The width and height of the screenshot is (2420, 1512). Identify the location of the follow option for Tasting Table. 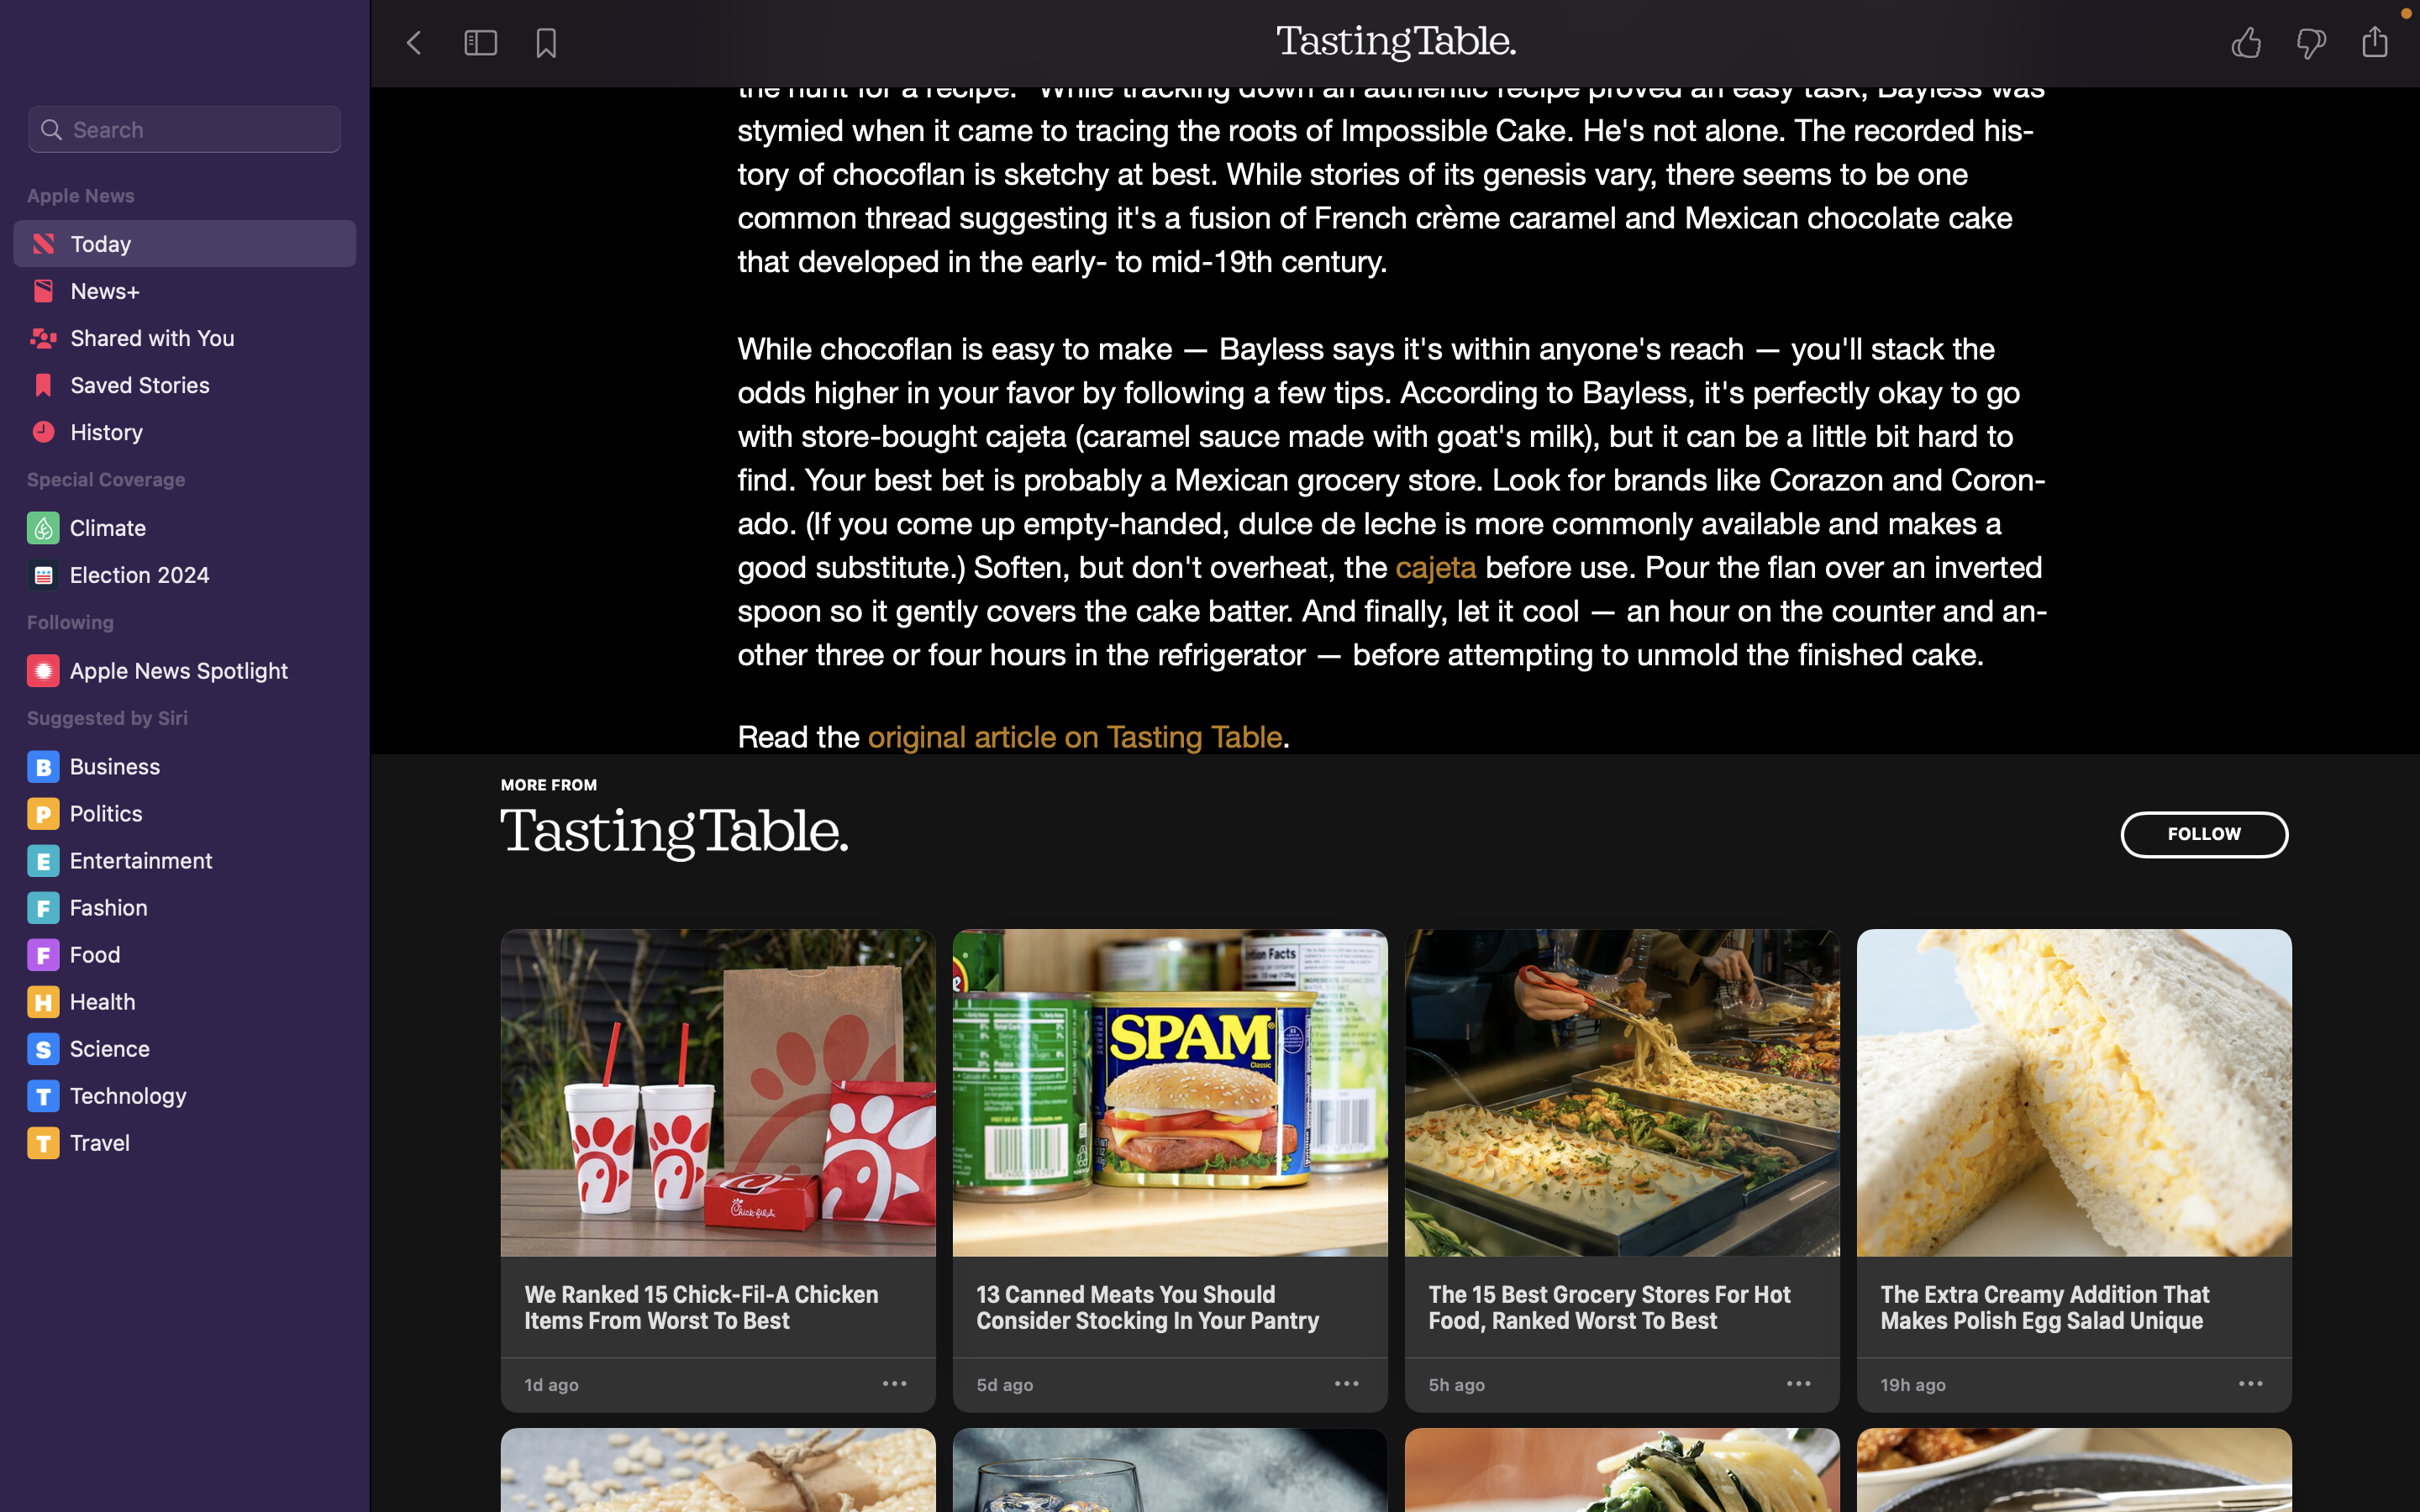
(2202, 834).